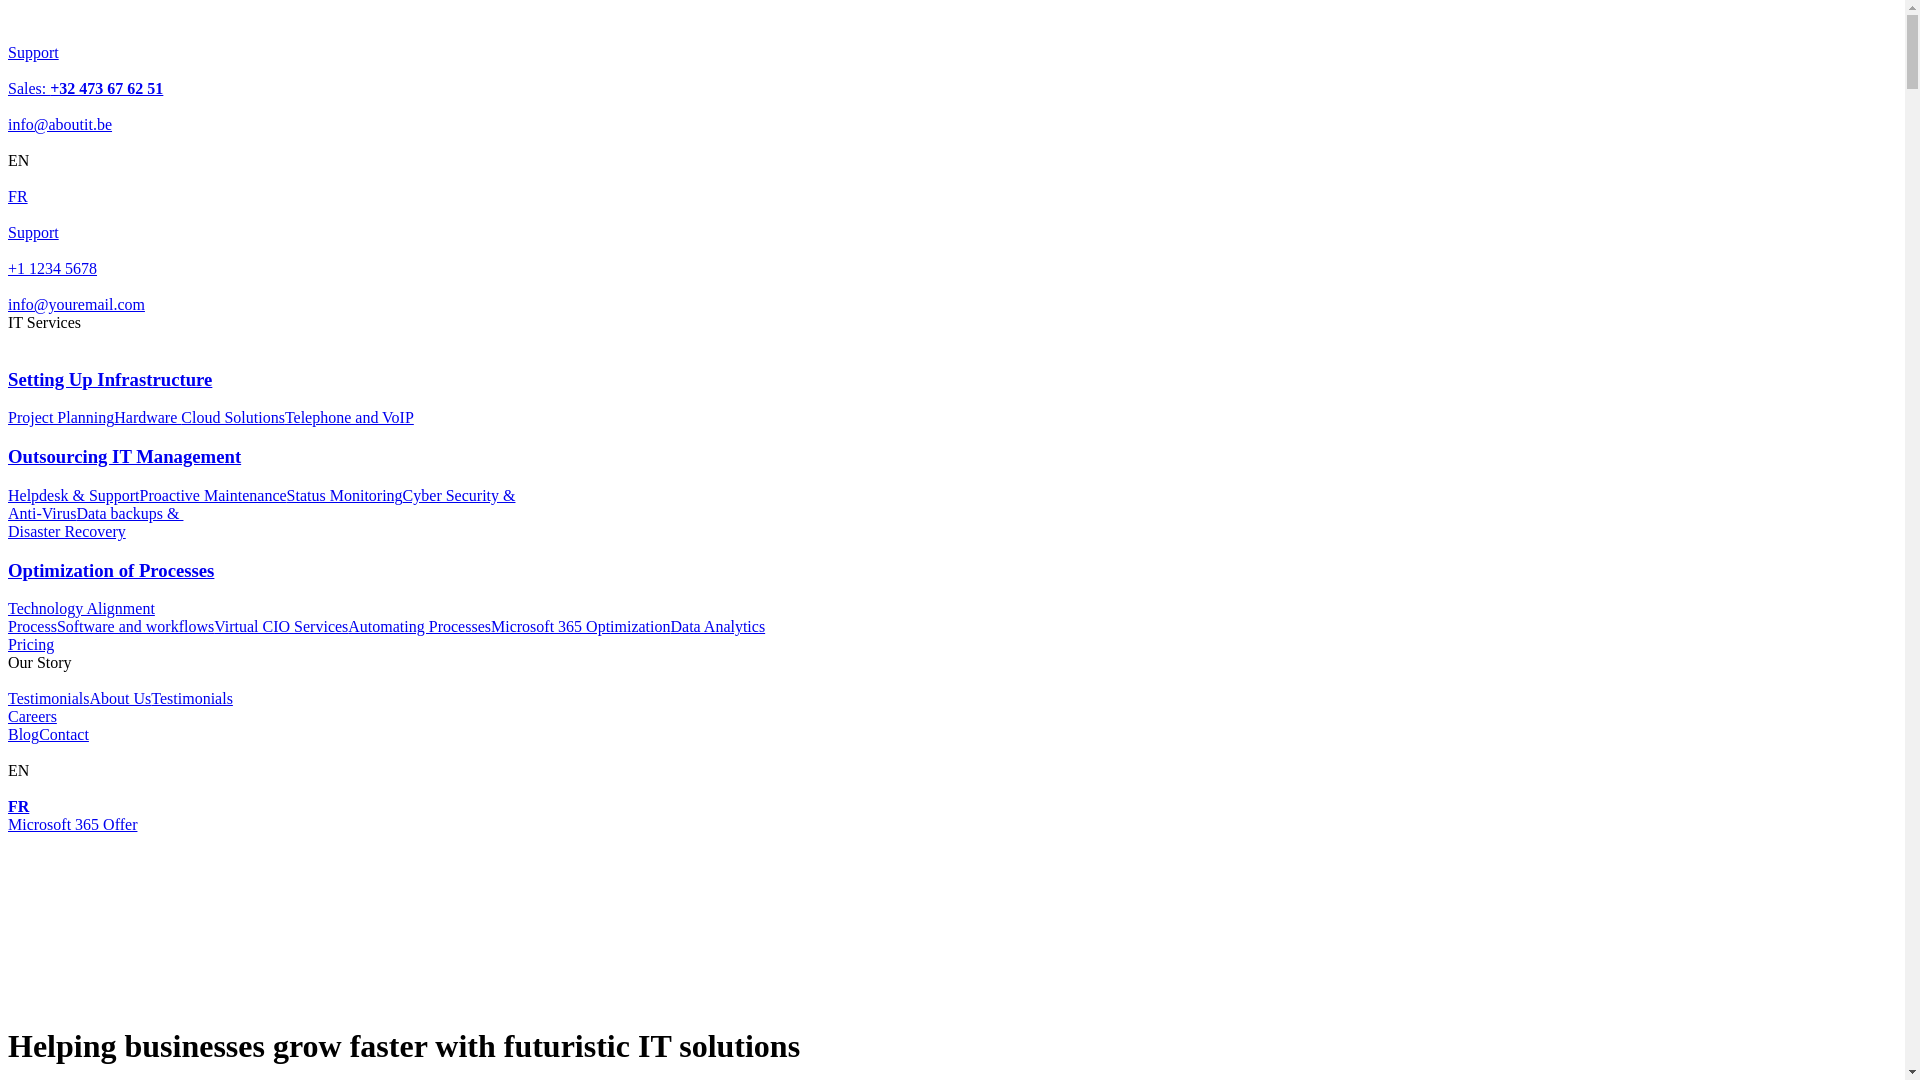  What do you see at coordinates (349, 416) in the screenshot?
I see `'Telephone and VoIP'` at bounding box center [349, 416].